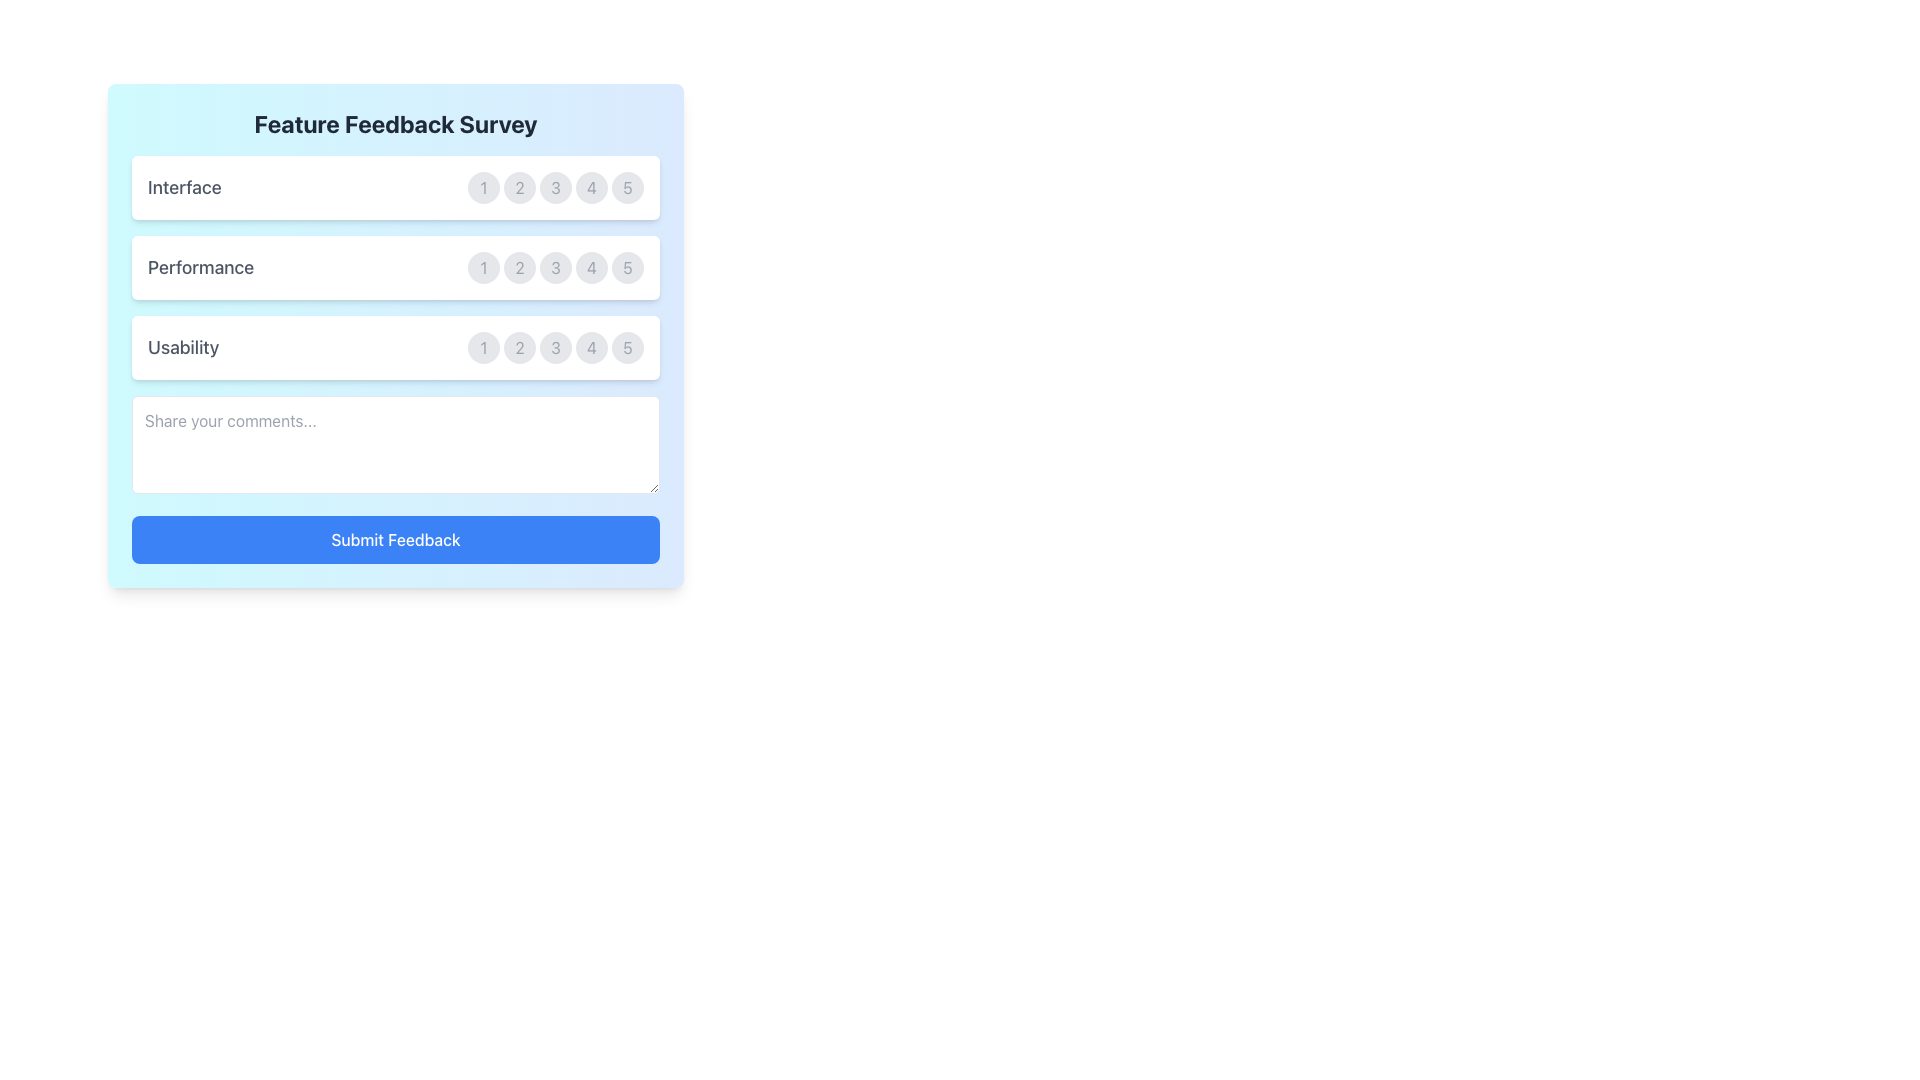  I want to click on one of the rating buttons (1 to 5) in the Rating row labeled 'Interface', which is the first row in the survey form, so click(395, 188).